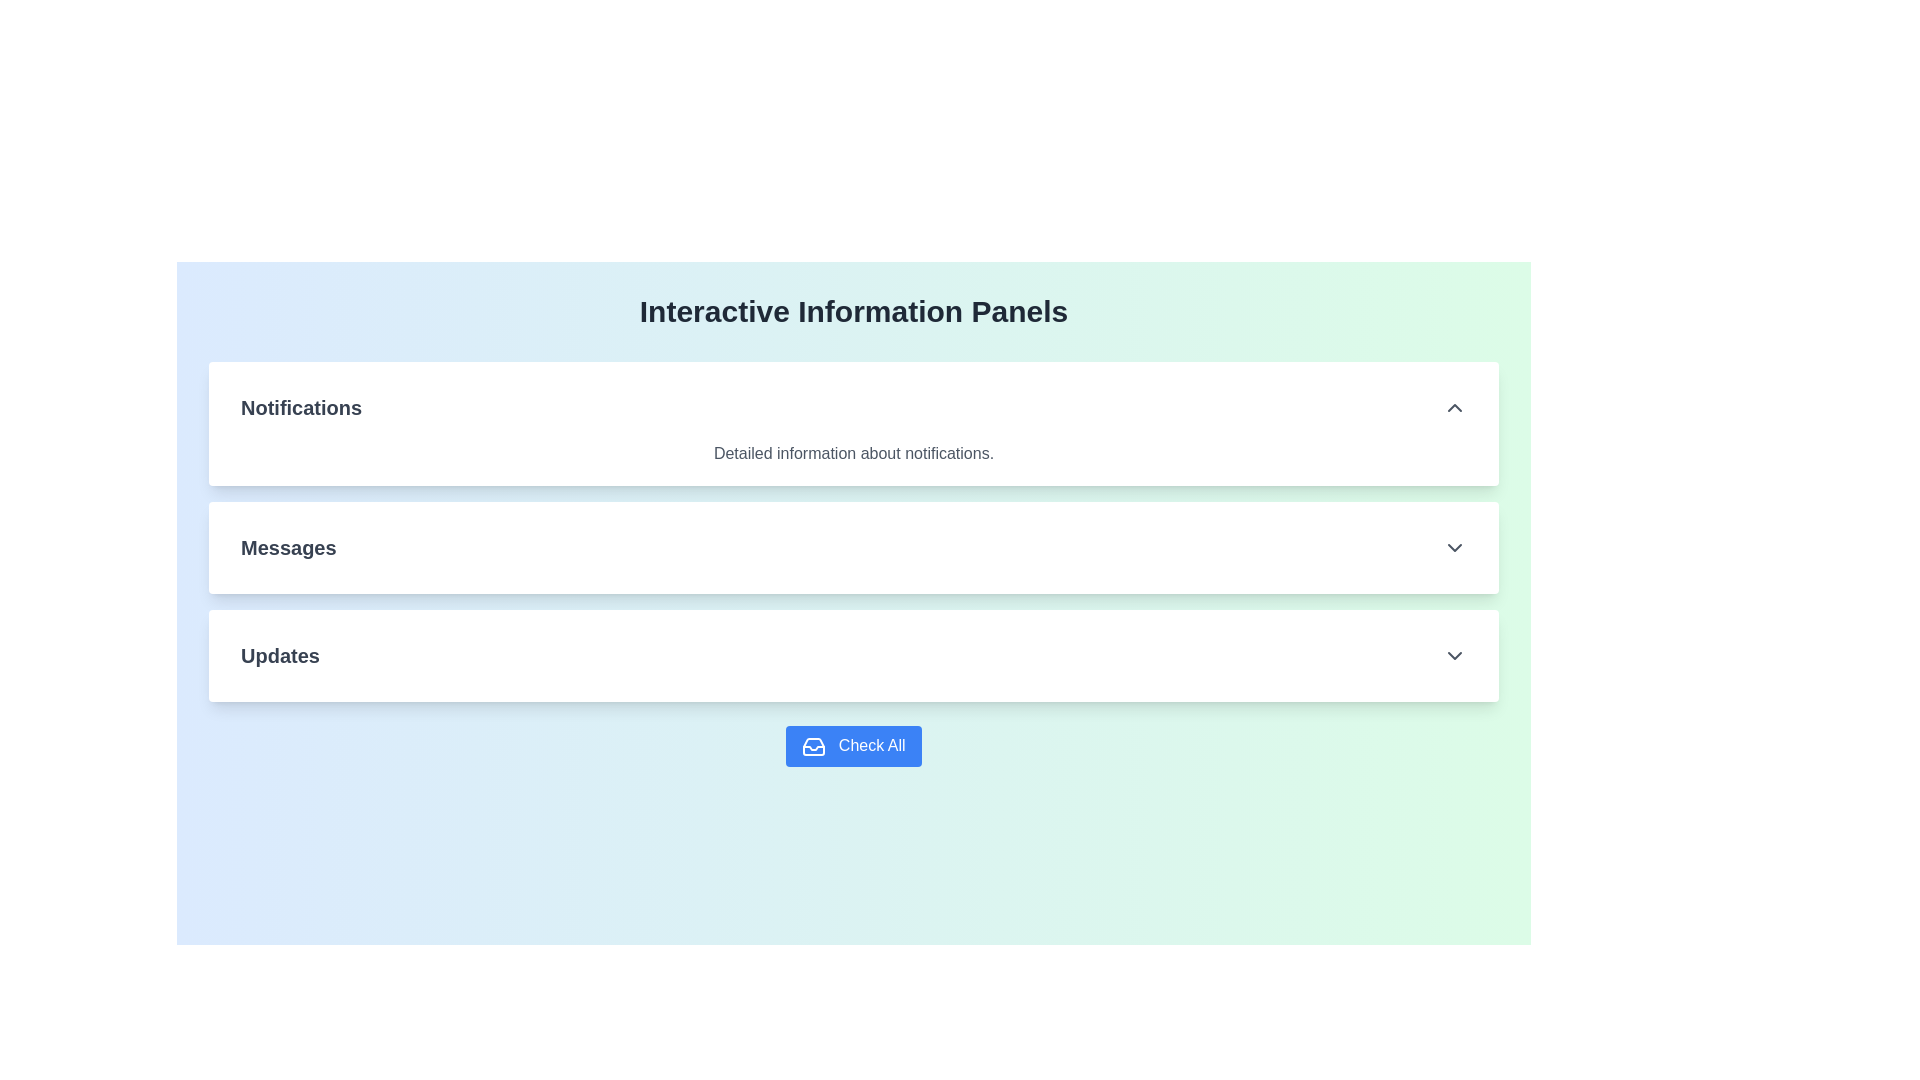 The width and height of the screenshot is (1920, 1080). What do you see at coordinates (1454, 547) in the screenshot?
I see `the downward-facing chevron icon located at the far-right end of the 'Messages' section` at bounding box center [1454, 547].